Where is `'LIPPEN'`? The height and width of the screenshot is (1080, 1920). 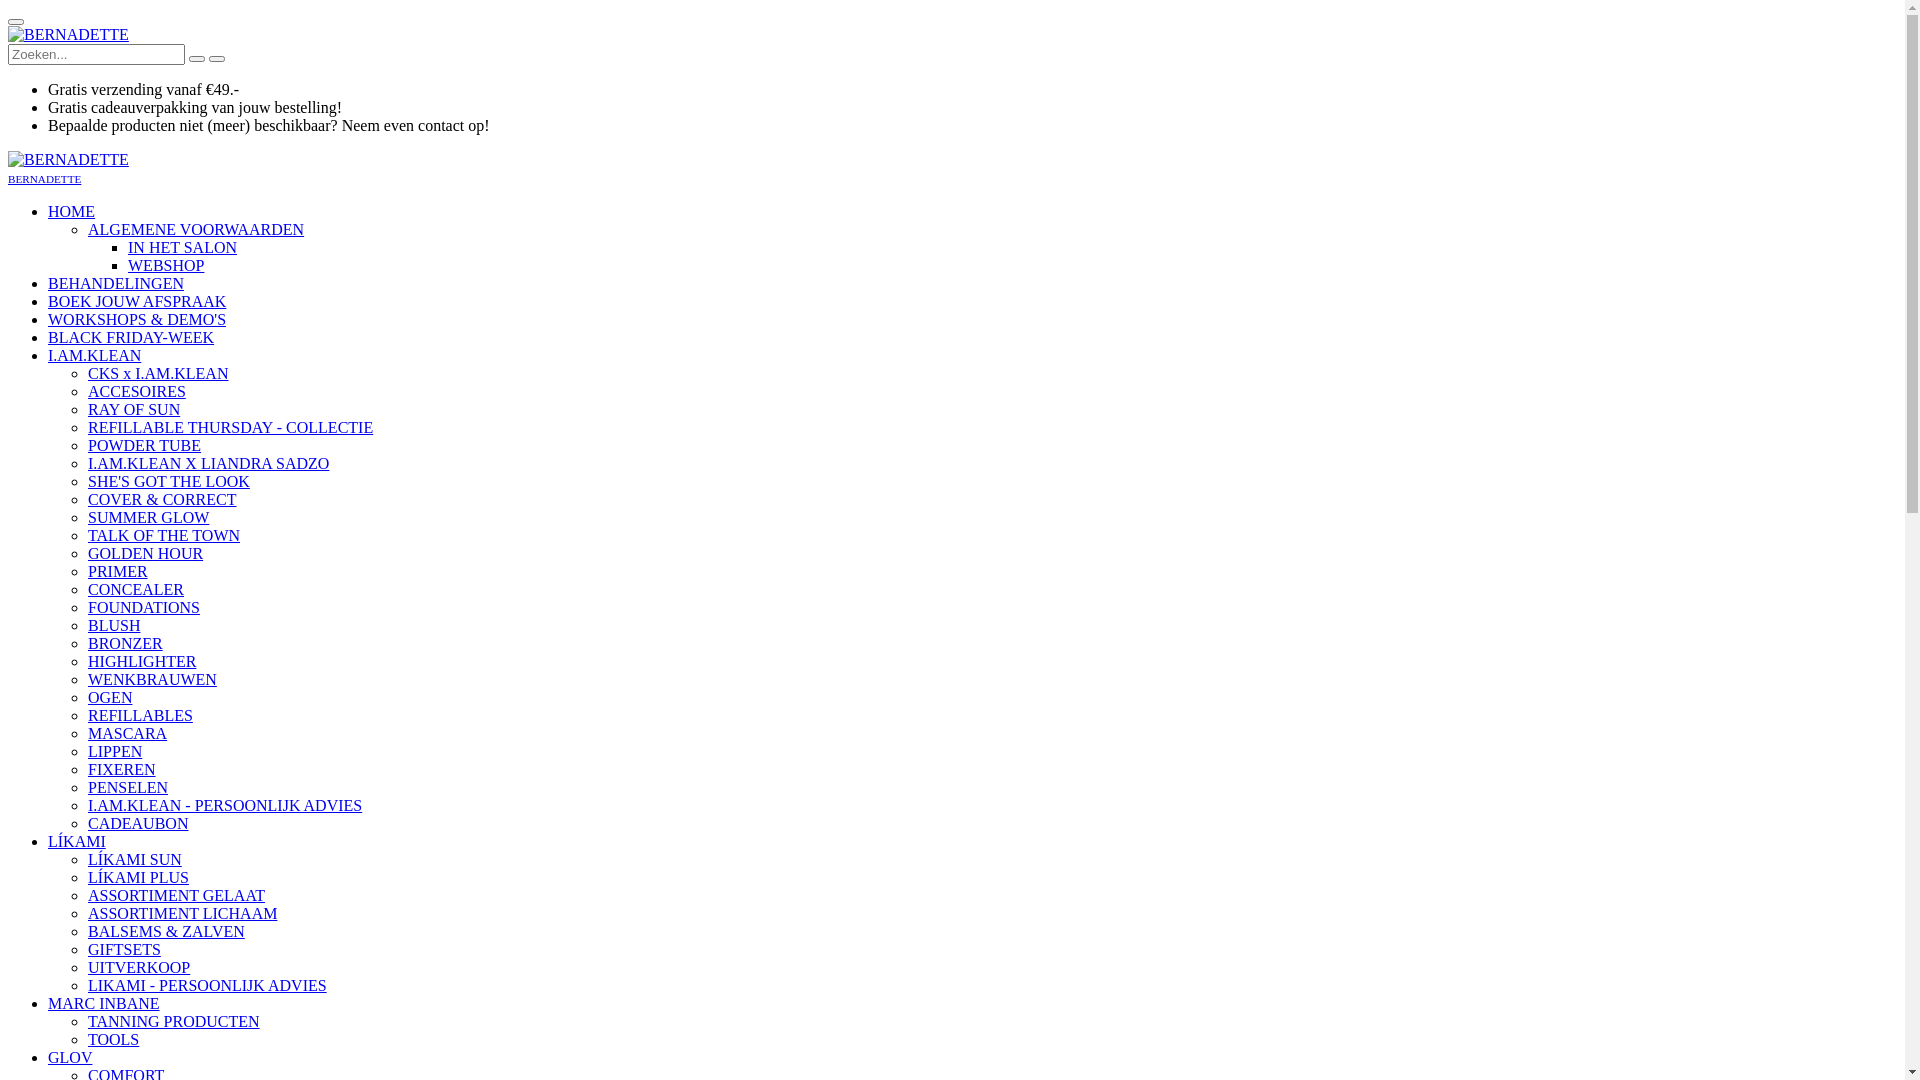
'LIPPEN' is located at coordinates (114, 751).